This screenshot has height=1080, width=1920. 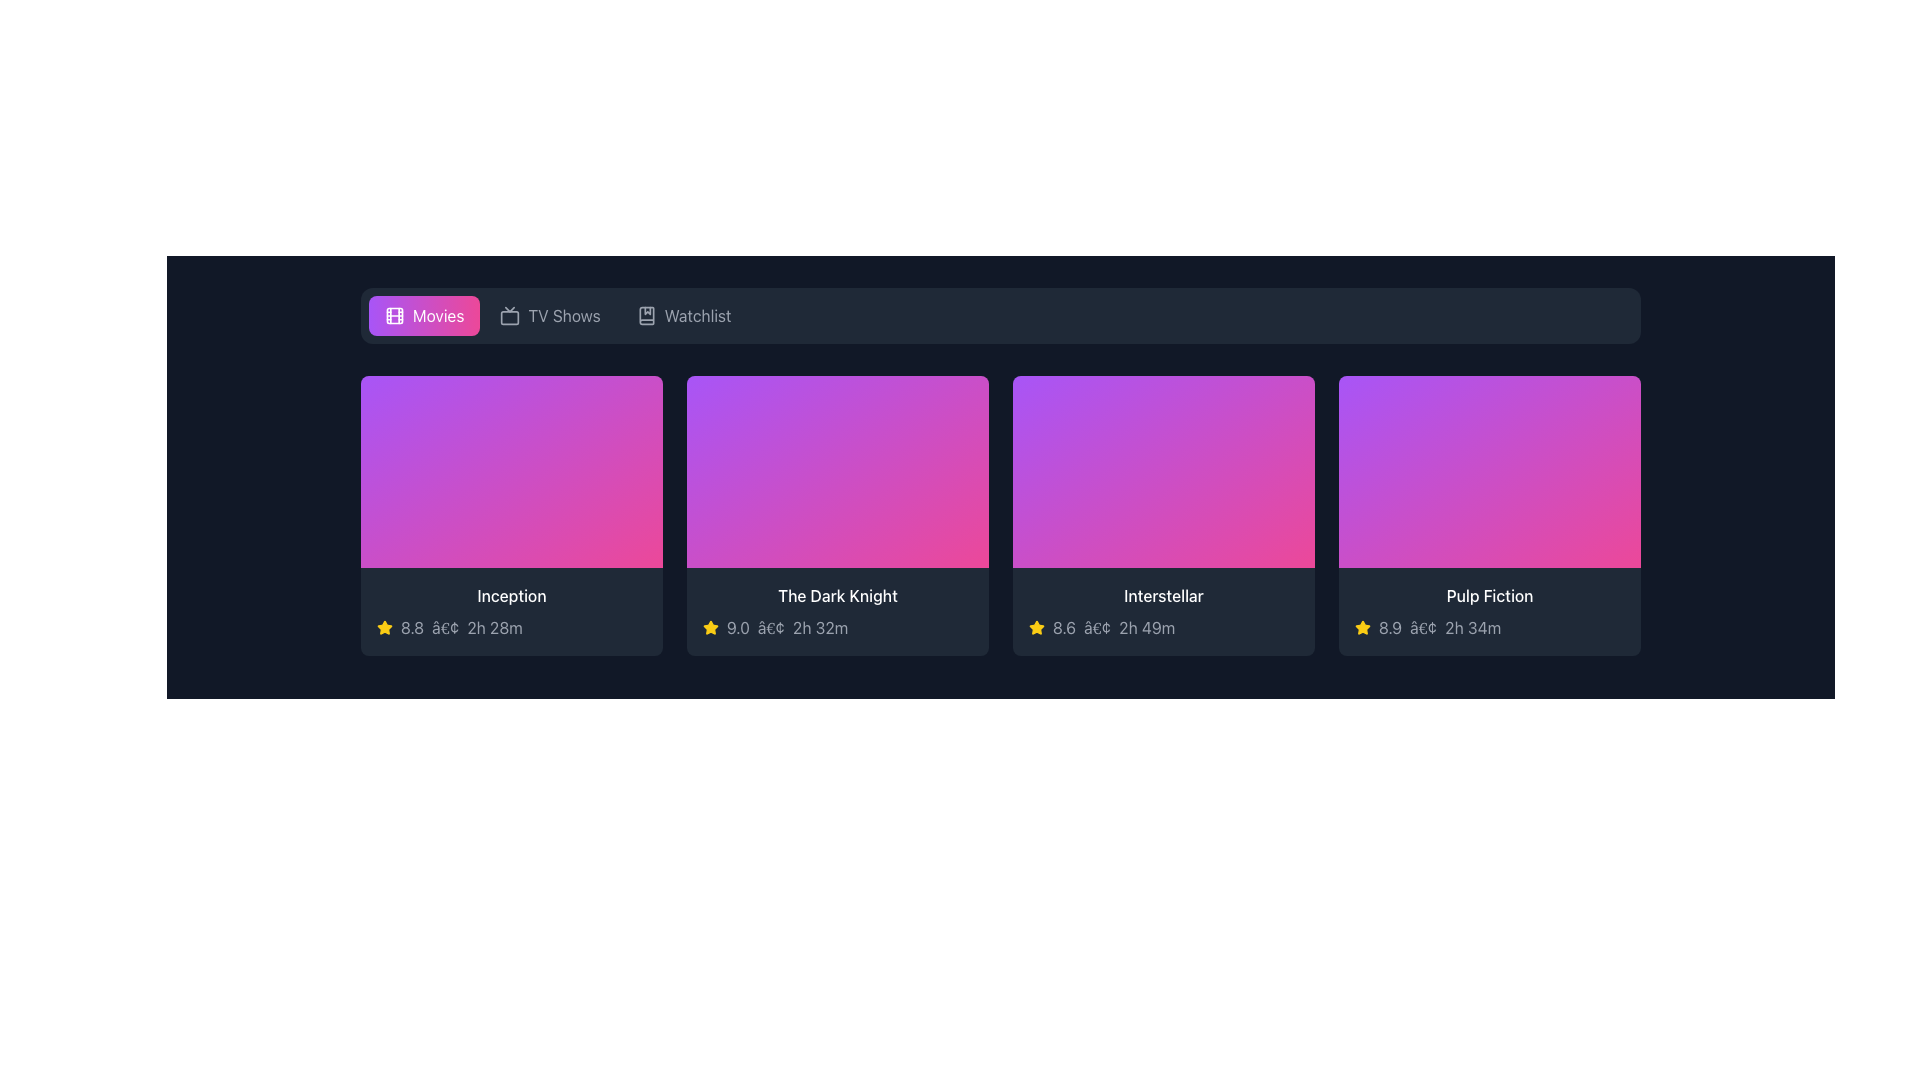 I want to click on the static text displaying '2h 28m' in gray color, located in the bottom-left corner of the card for 'Inception', adjacent to other metadata, so click(x=495, y=627).